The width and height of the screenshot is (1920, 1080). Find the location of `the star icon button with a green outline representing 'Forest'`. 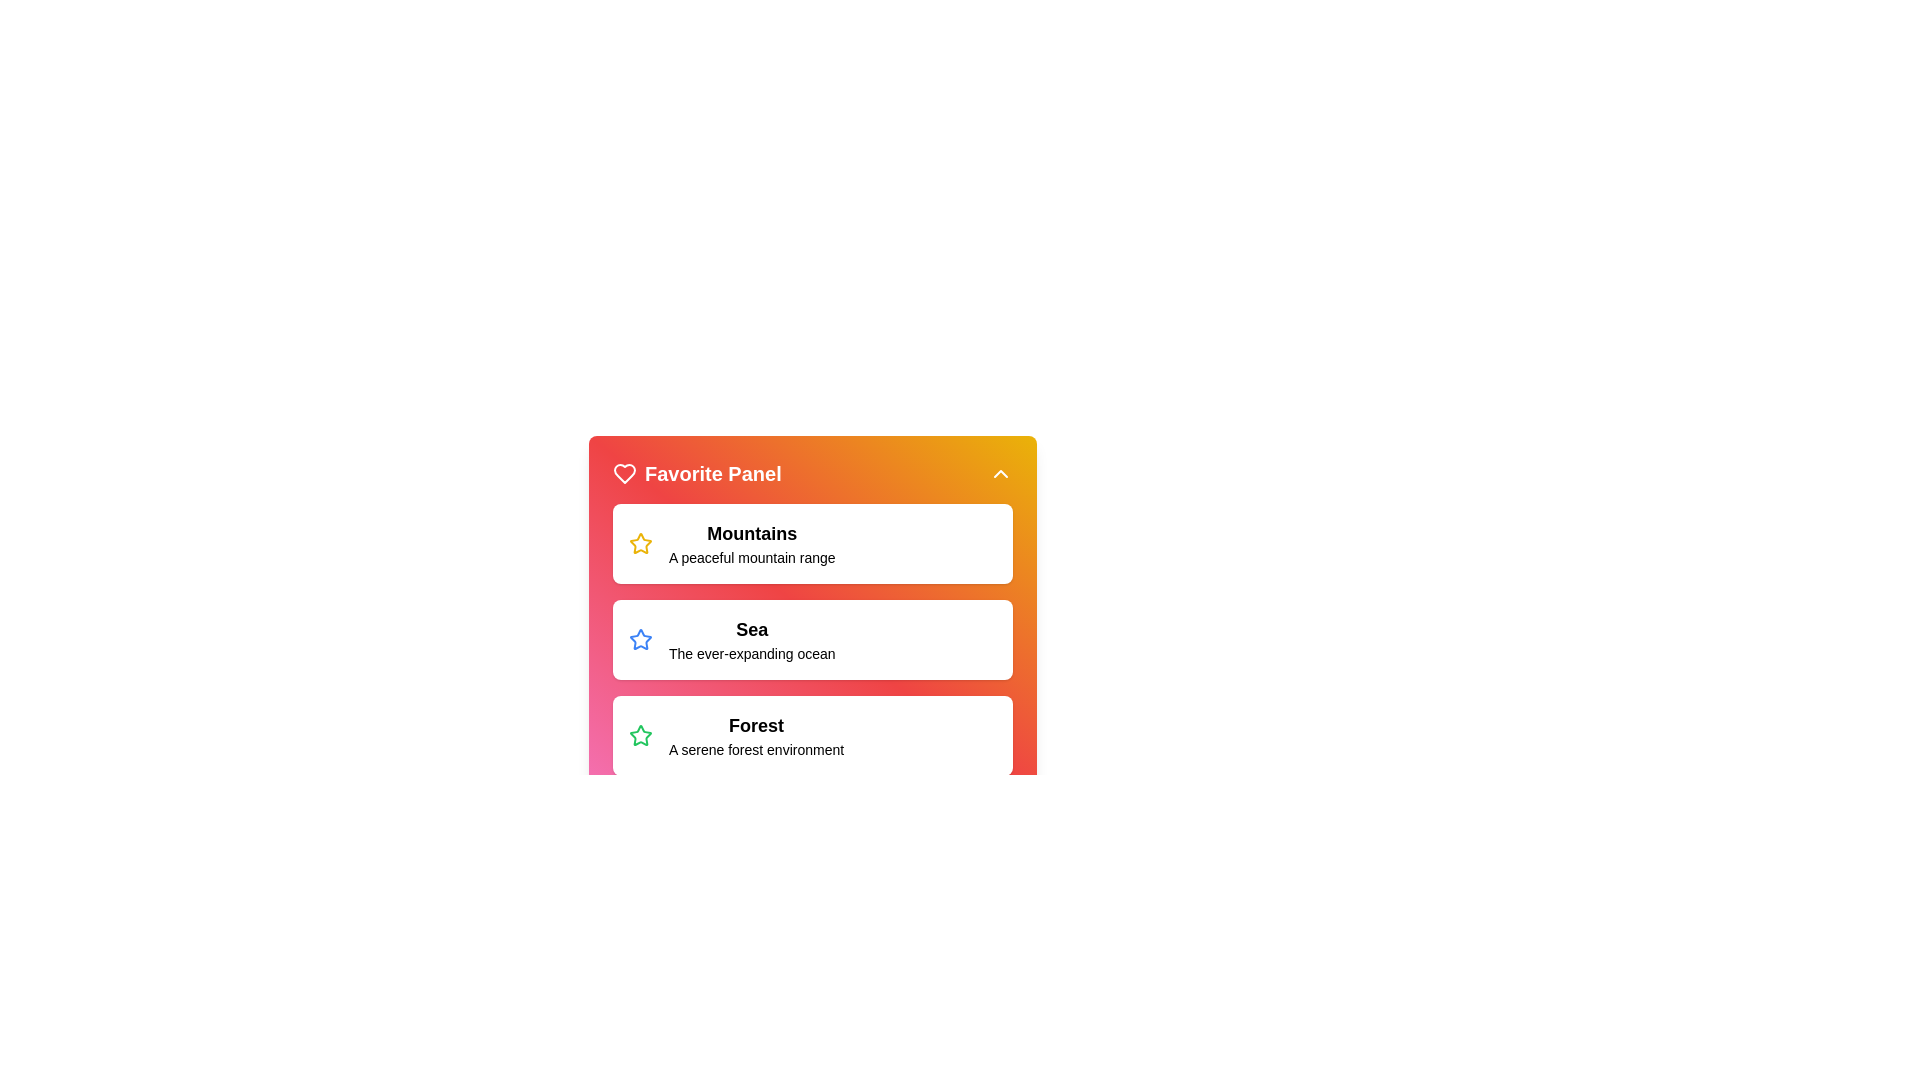

the star icon button with a green outline representing 'Forest' is located at coordinates (641, 736).